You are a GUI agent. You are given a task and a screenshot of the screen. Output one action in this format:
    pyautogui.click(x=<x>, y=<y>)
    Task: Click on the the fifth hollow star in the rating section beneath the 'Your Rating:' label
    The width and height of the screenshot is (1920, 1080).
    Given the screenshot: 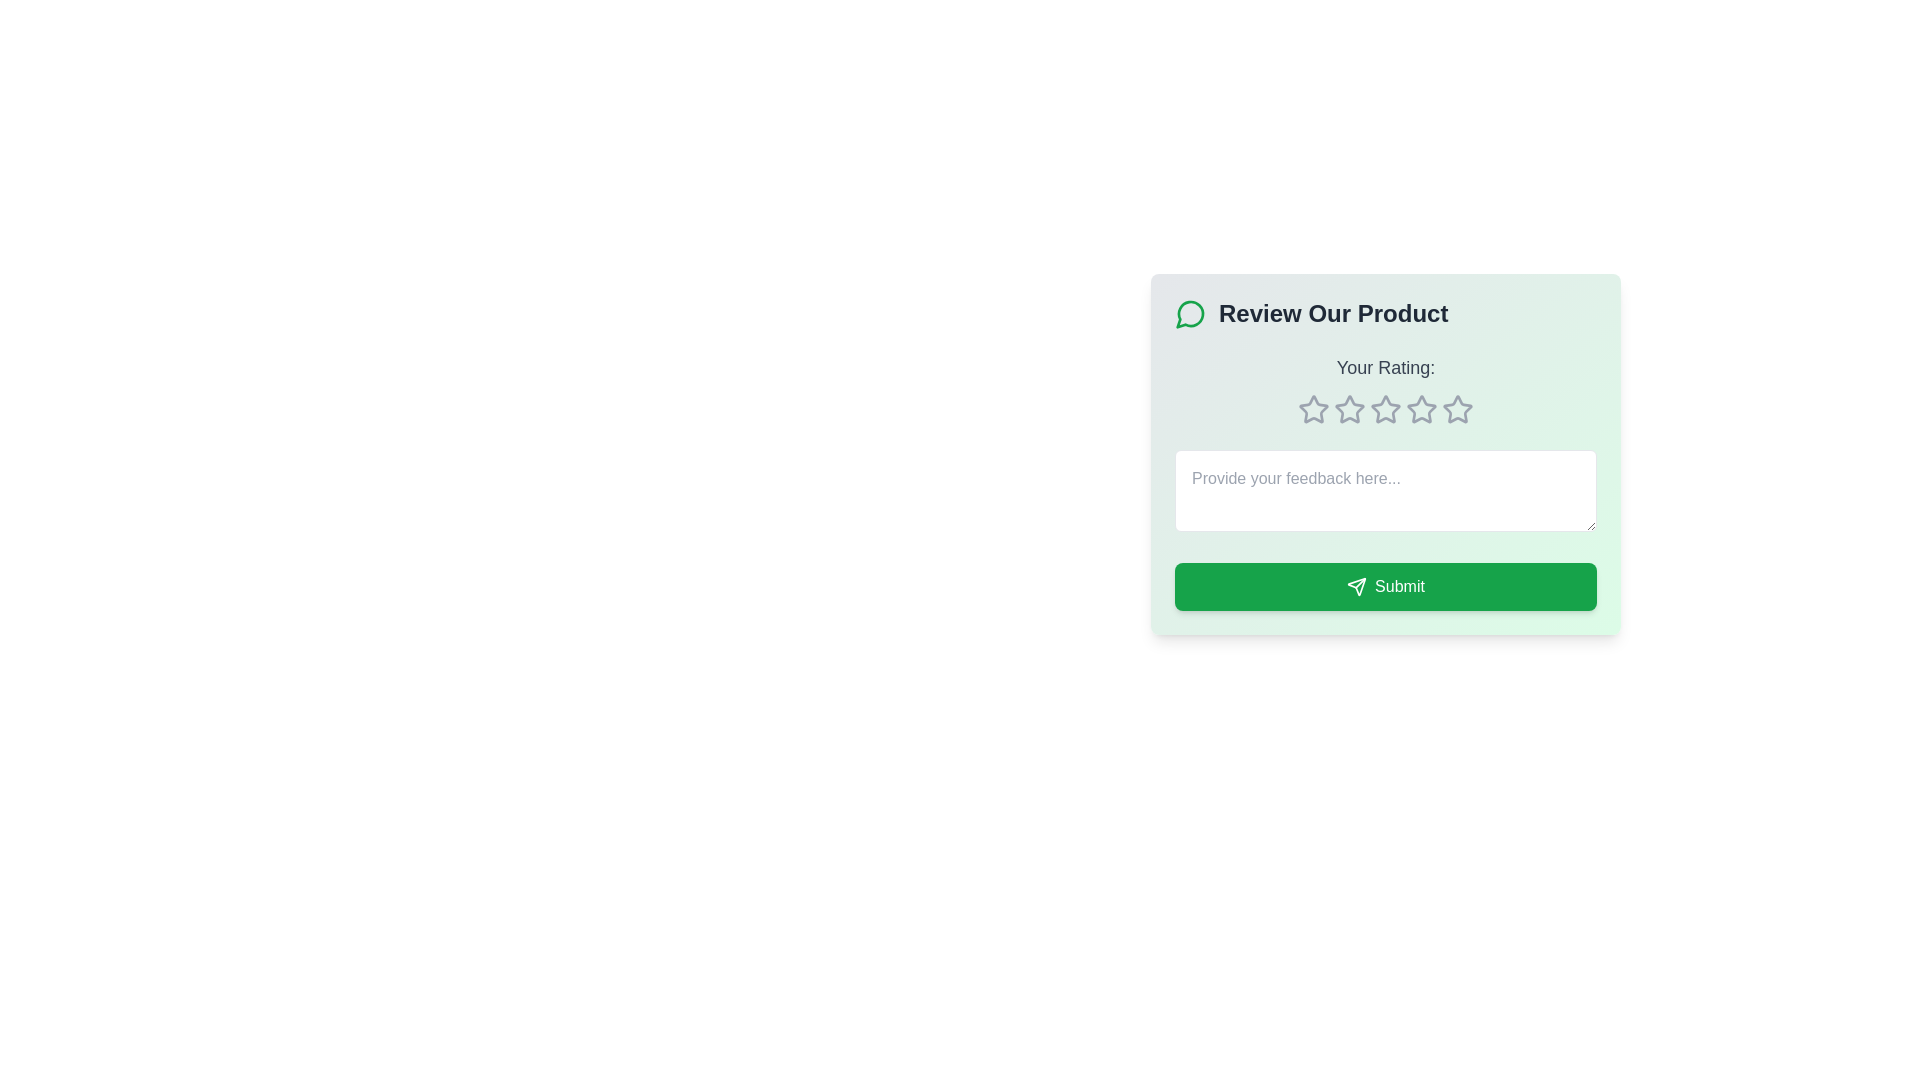 What is the action you would take?
    pyautogui.click(x=1458, y=408)
    